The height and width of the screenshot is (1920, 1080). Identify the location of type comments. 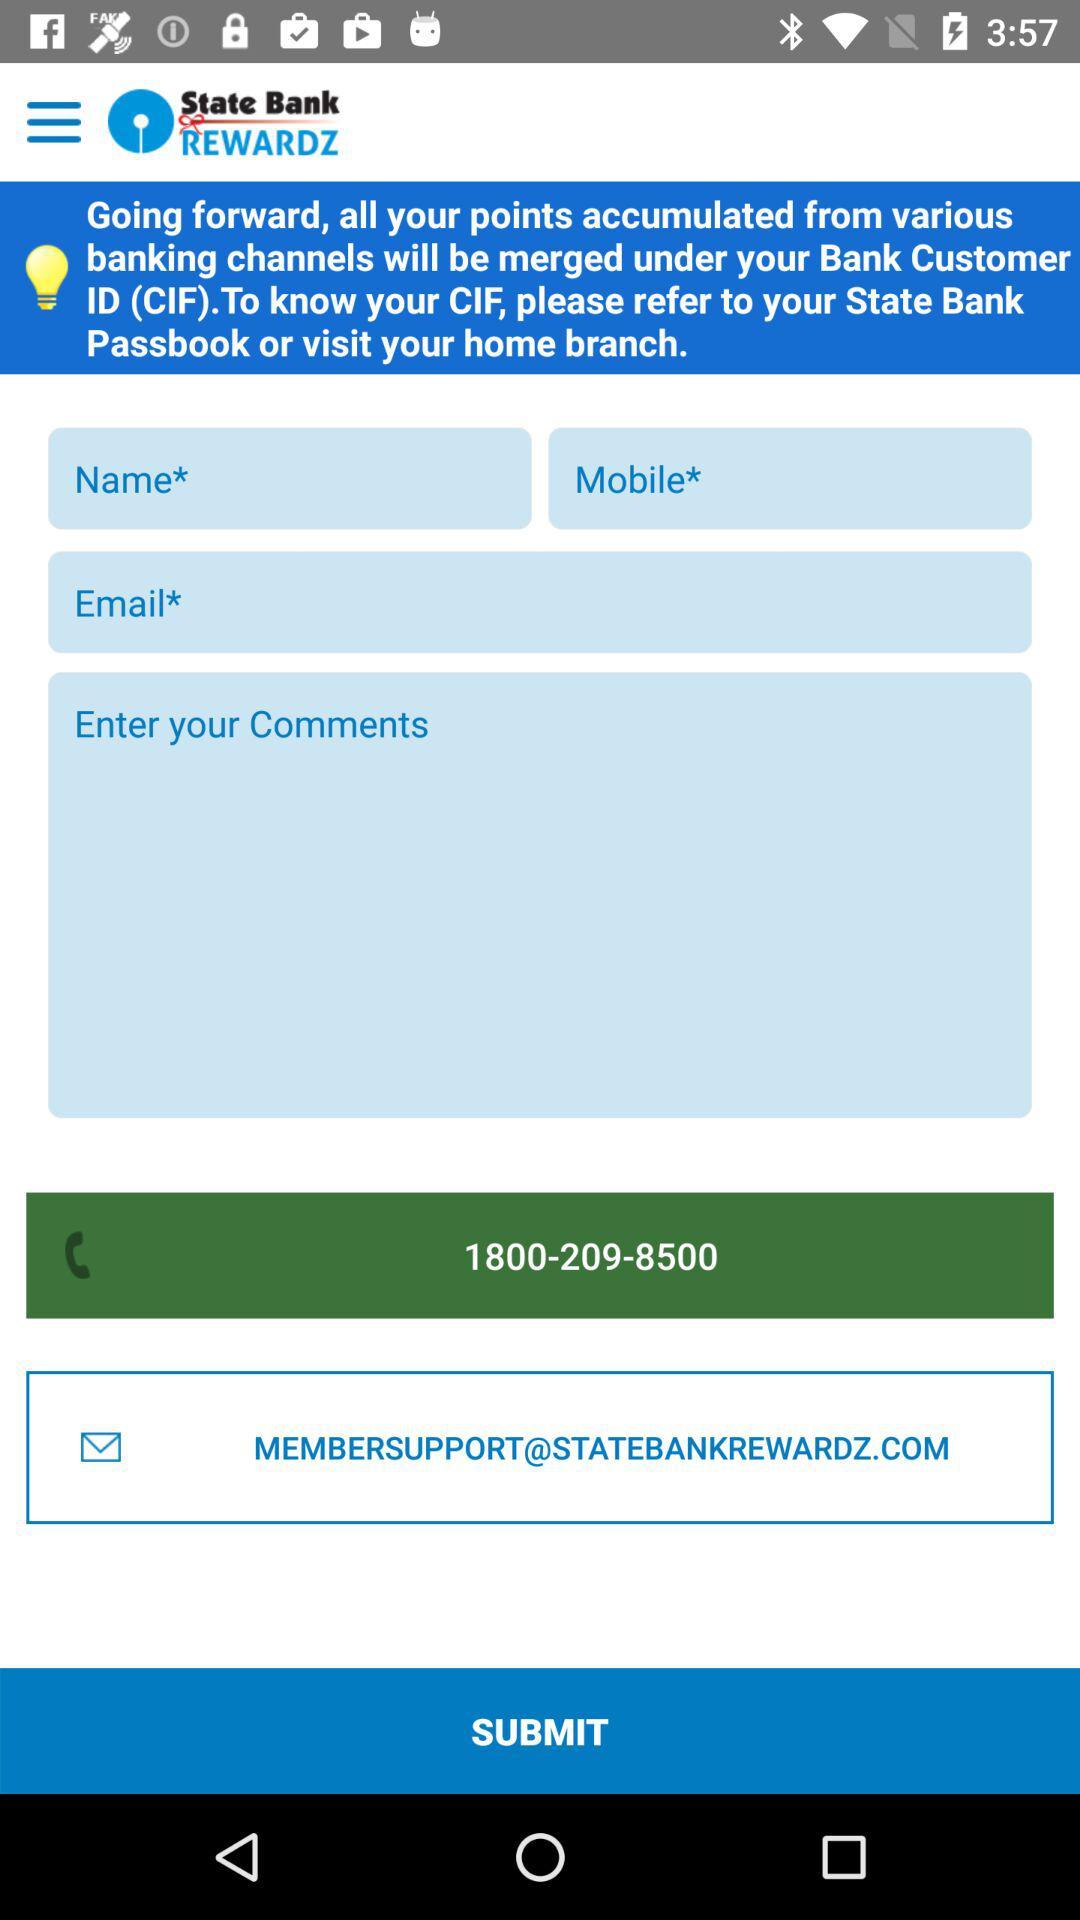
(540, 894).